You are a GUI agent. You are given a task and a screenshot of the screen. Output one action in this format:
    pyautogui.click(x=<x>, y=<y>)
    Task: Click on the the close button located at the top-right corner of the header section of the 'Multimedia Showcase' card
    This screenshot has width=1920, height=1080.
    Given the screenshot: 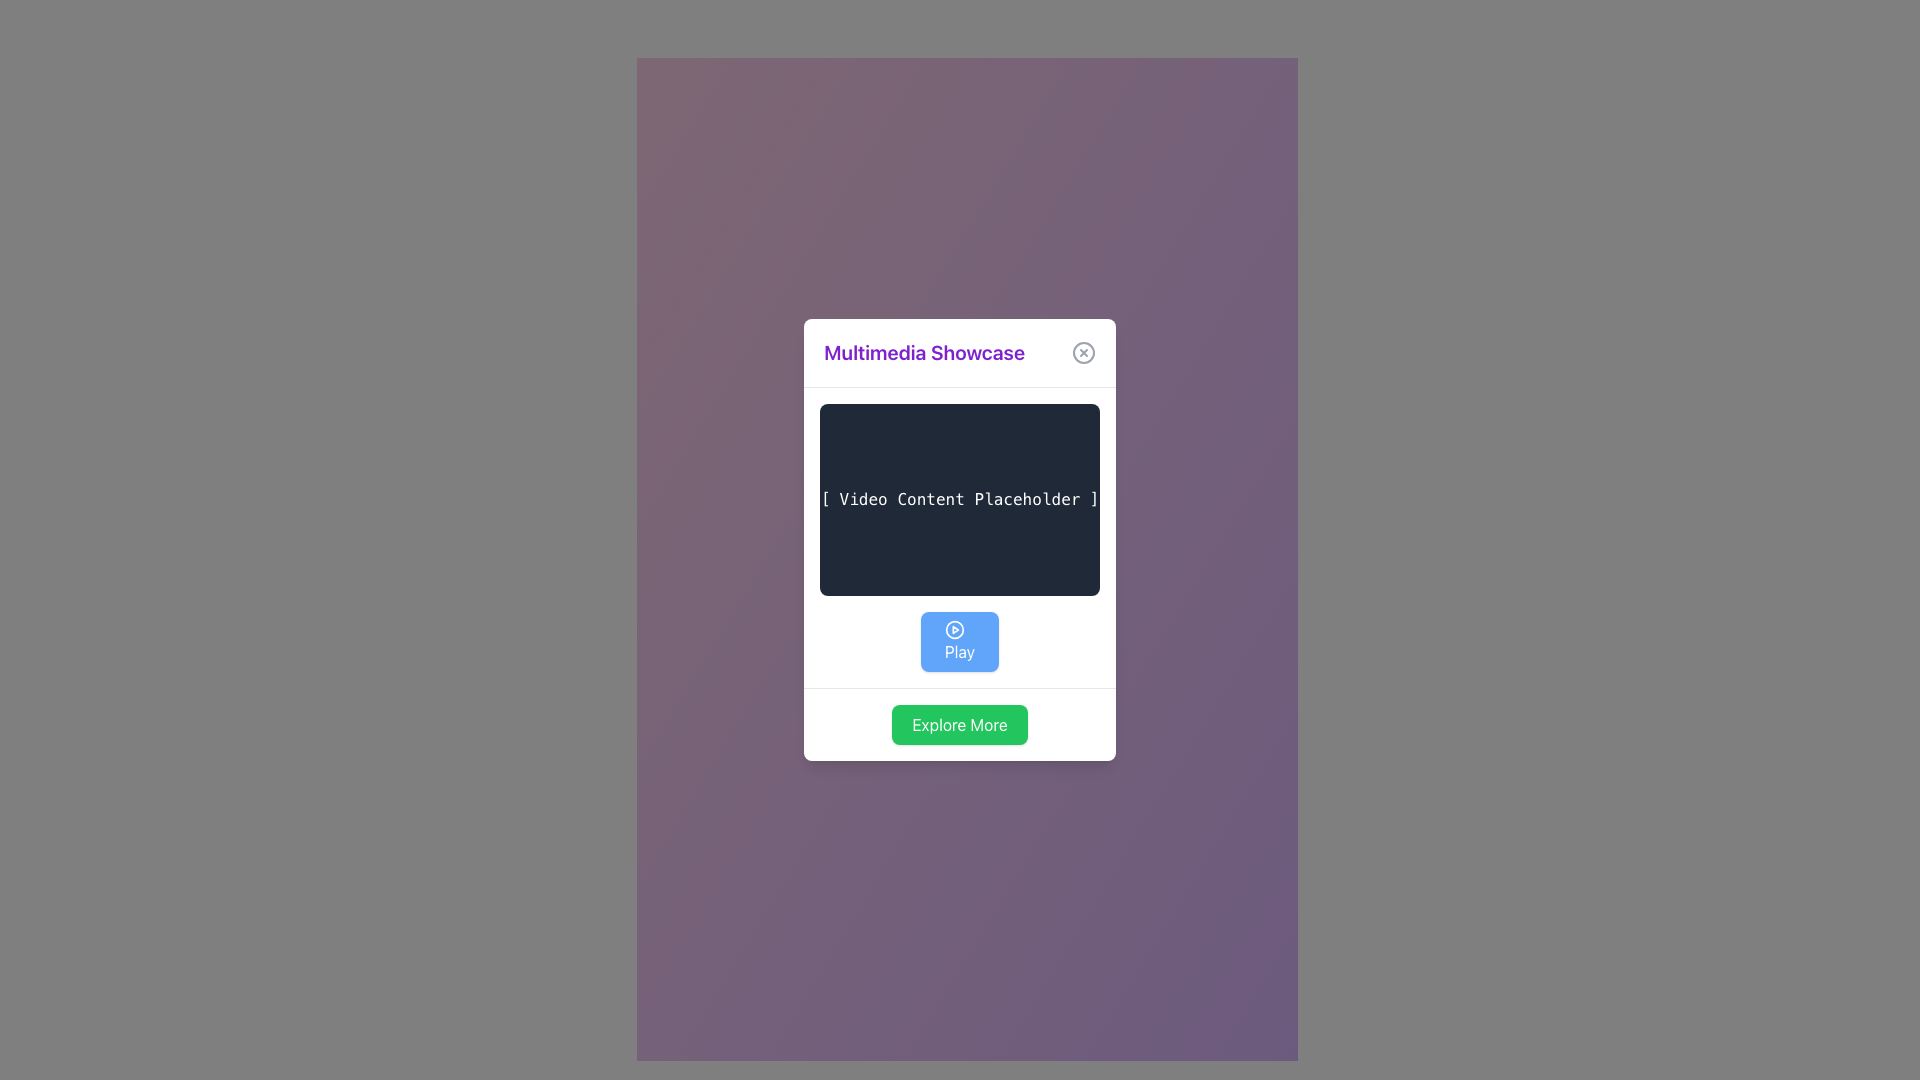 What is the action you would take?
    pyautogui.click(x=1082, y=352)
    